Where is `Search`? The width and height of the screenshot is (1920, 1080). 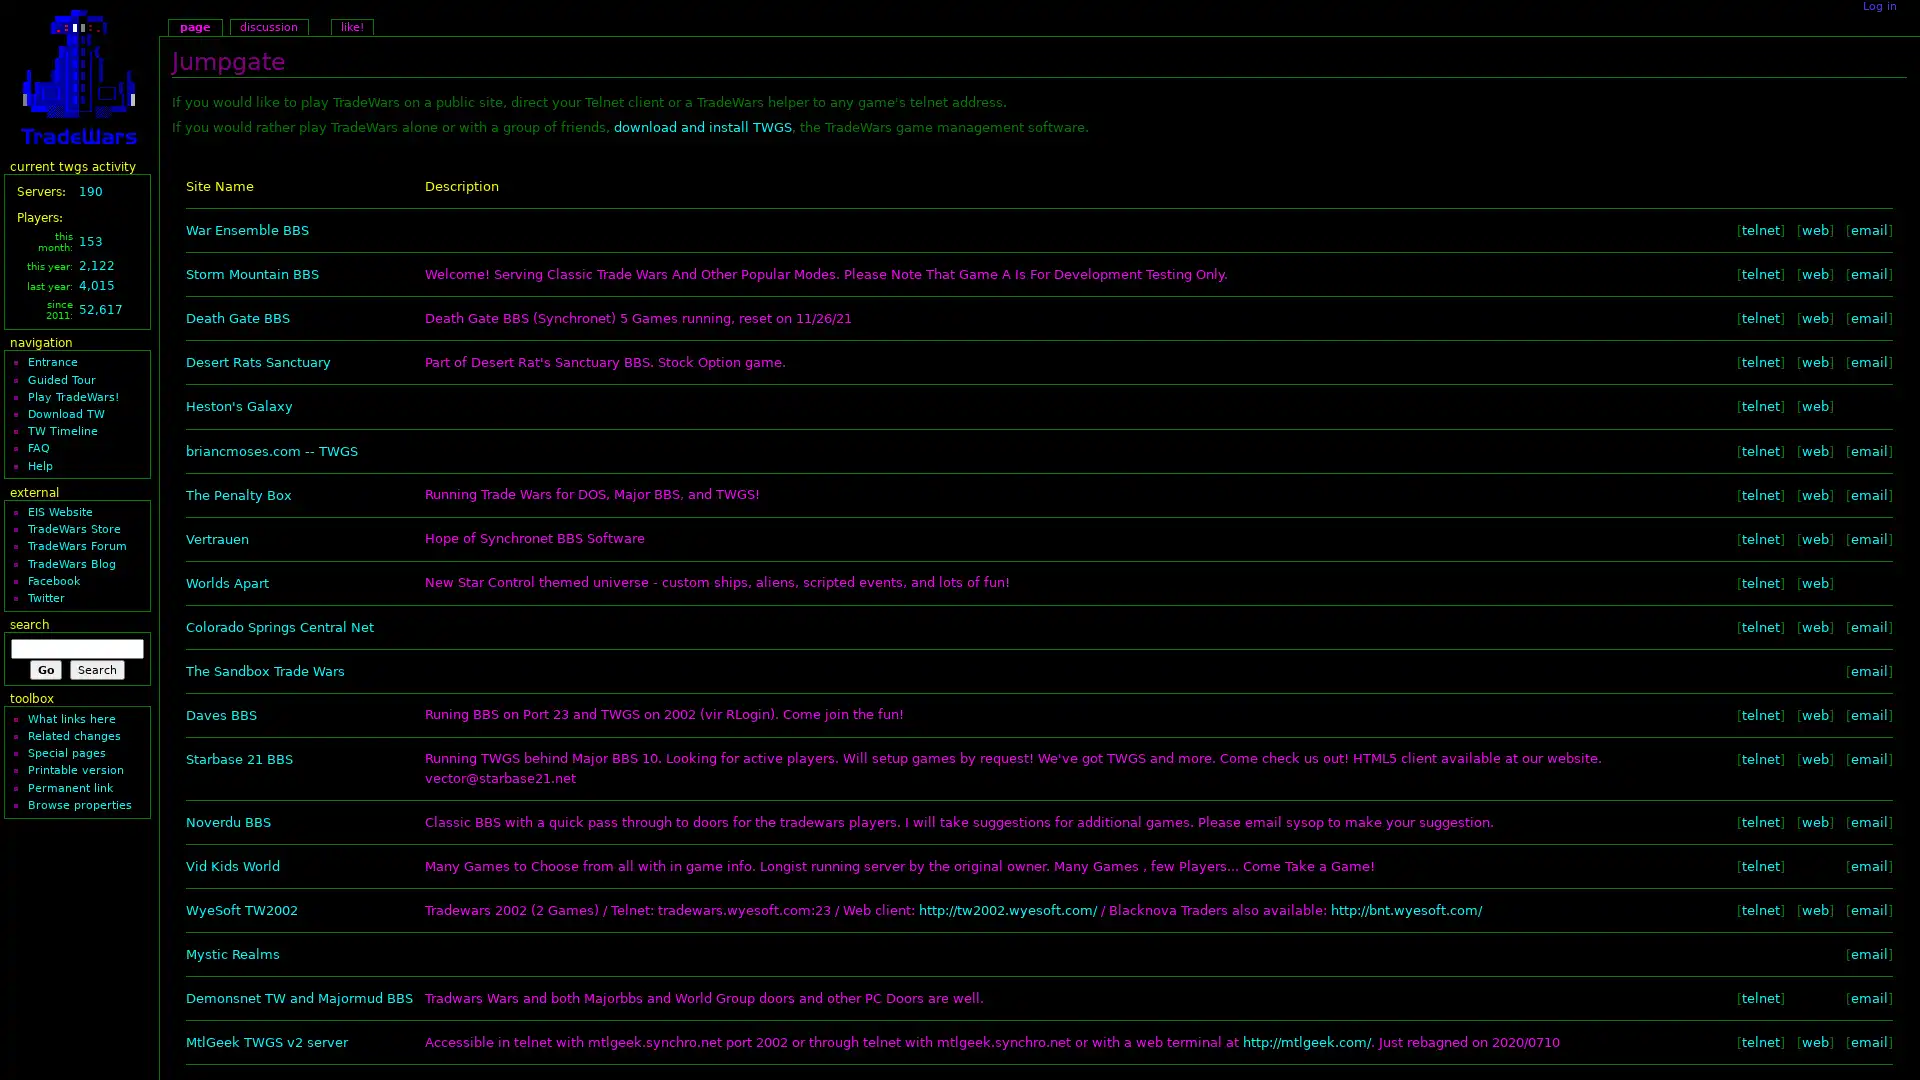 Search is located at coordinates (96, 670).